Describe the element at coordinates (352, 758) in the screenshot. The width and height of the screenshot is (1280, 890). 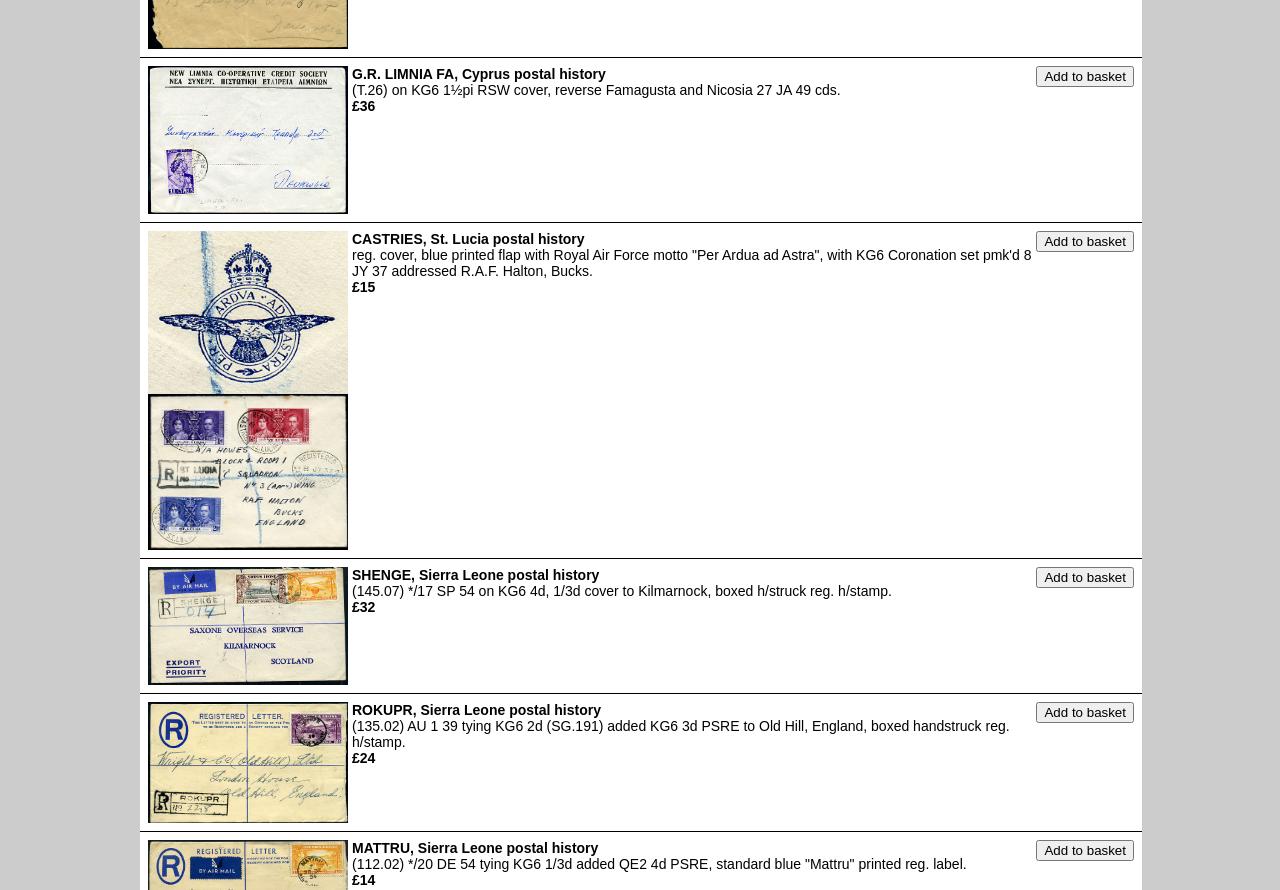
I see `'£24'` at that location.